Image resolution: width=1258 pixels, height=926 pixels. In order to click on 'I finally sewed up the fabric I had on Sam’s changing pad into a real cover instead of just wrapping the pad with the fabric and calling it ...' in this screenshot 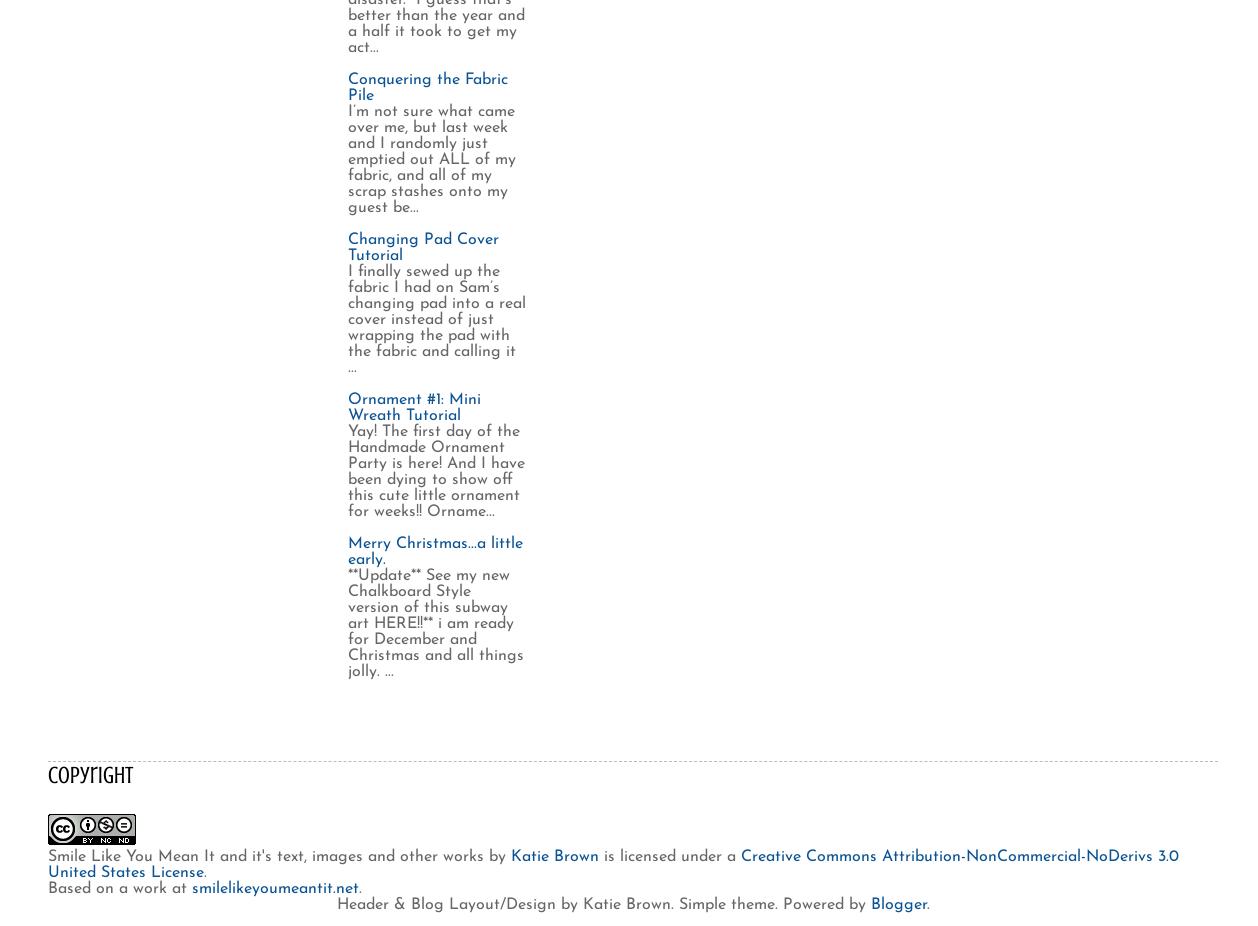, I will do `click(436, 319)`.